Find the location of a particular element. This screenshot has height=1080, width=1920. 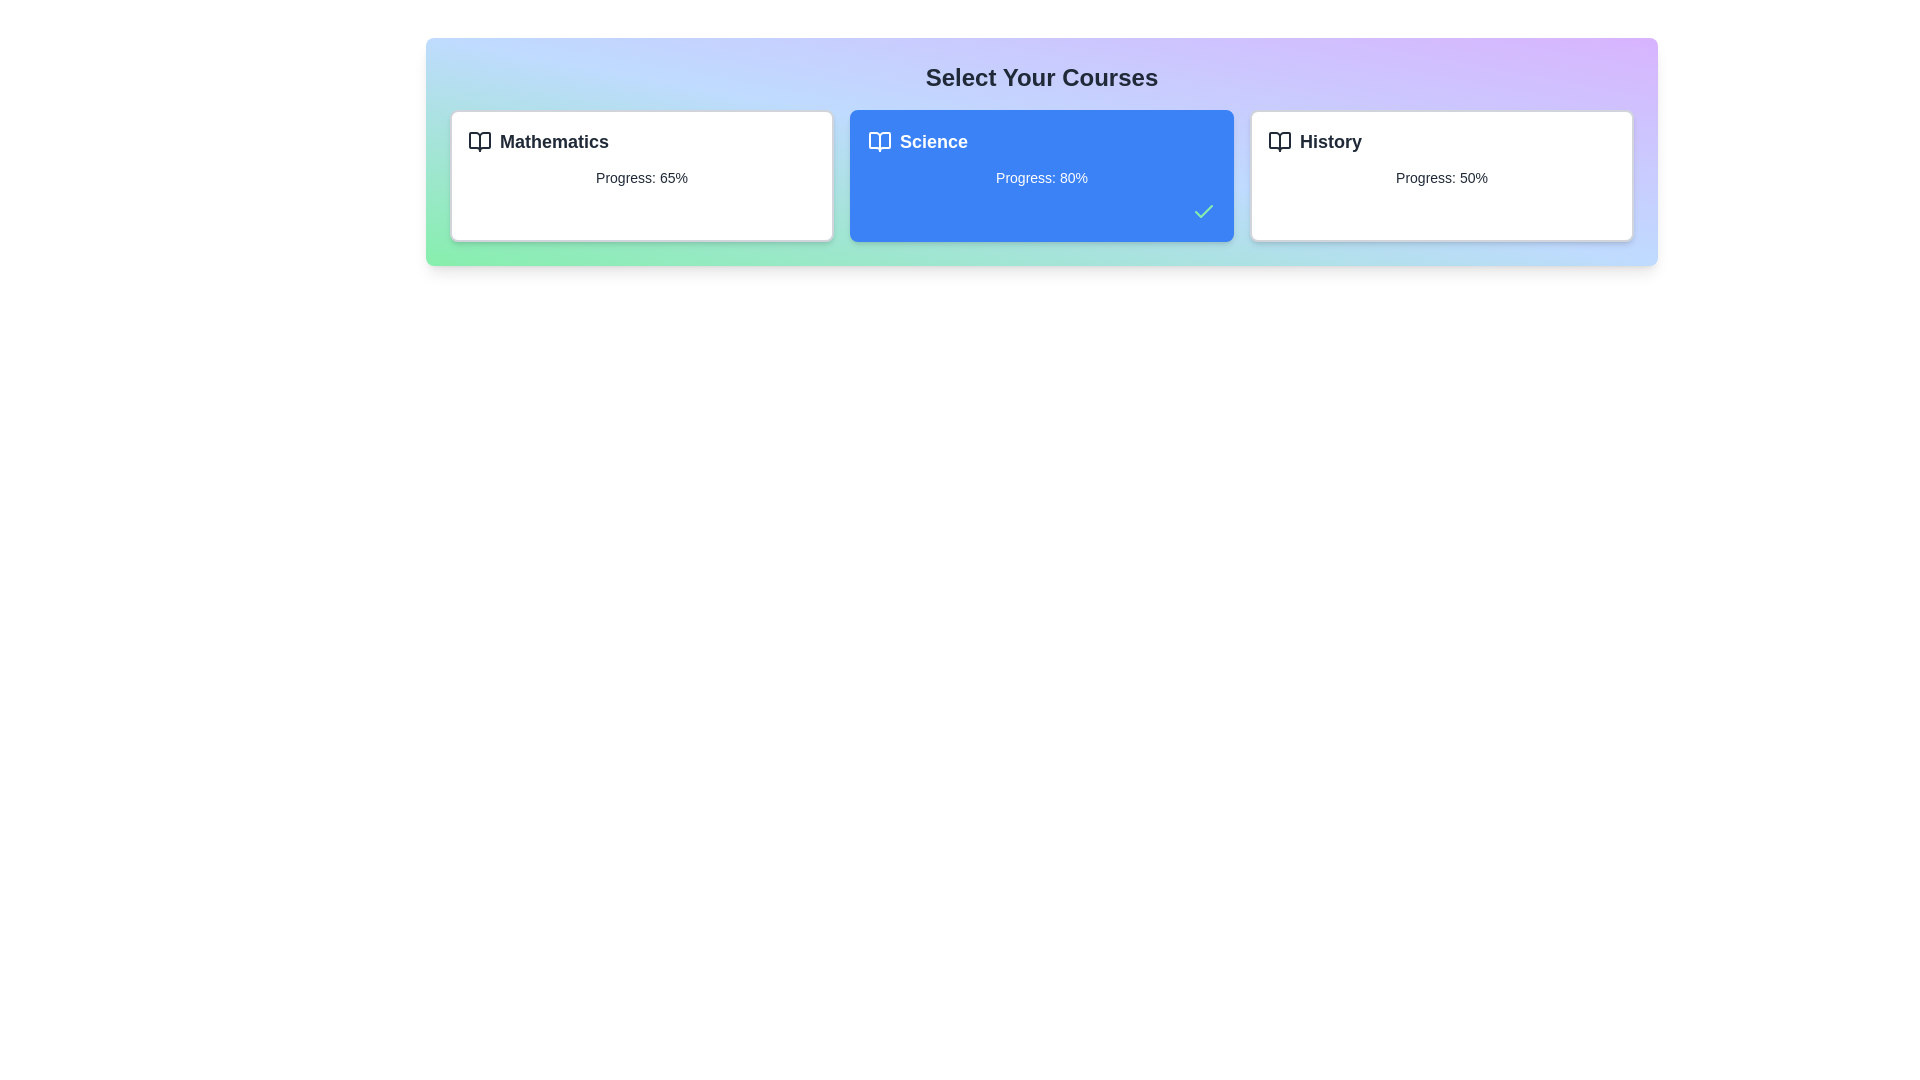

the decorative icon of the course card corresponding to Mathematics is located at coordinates (480, 141).